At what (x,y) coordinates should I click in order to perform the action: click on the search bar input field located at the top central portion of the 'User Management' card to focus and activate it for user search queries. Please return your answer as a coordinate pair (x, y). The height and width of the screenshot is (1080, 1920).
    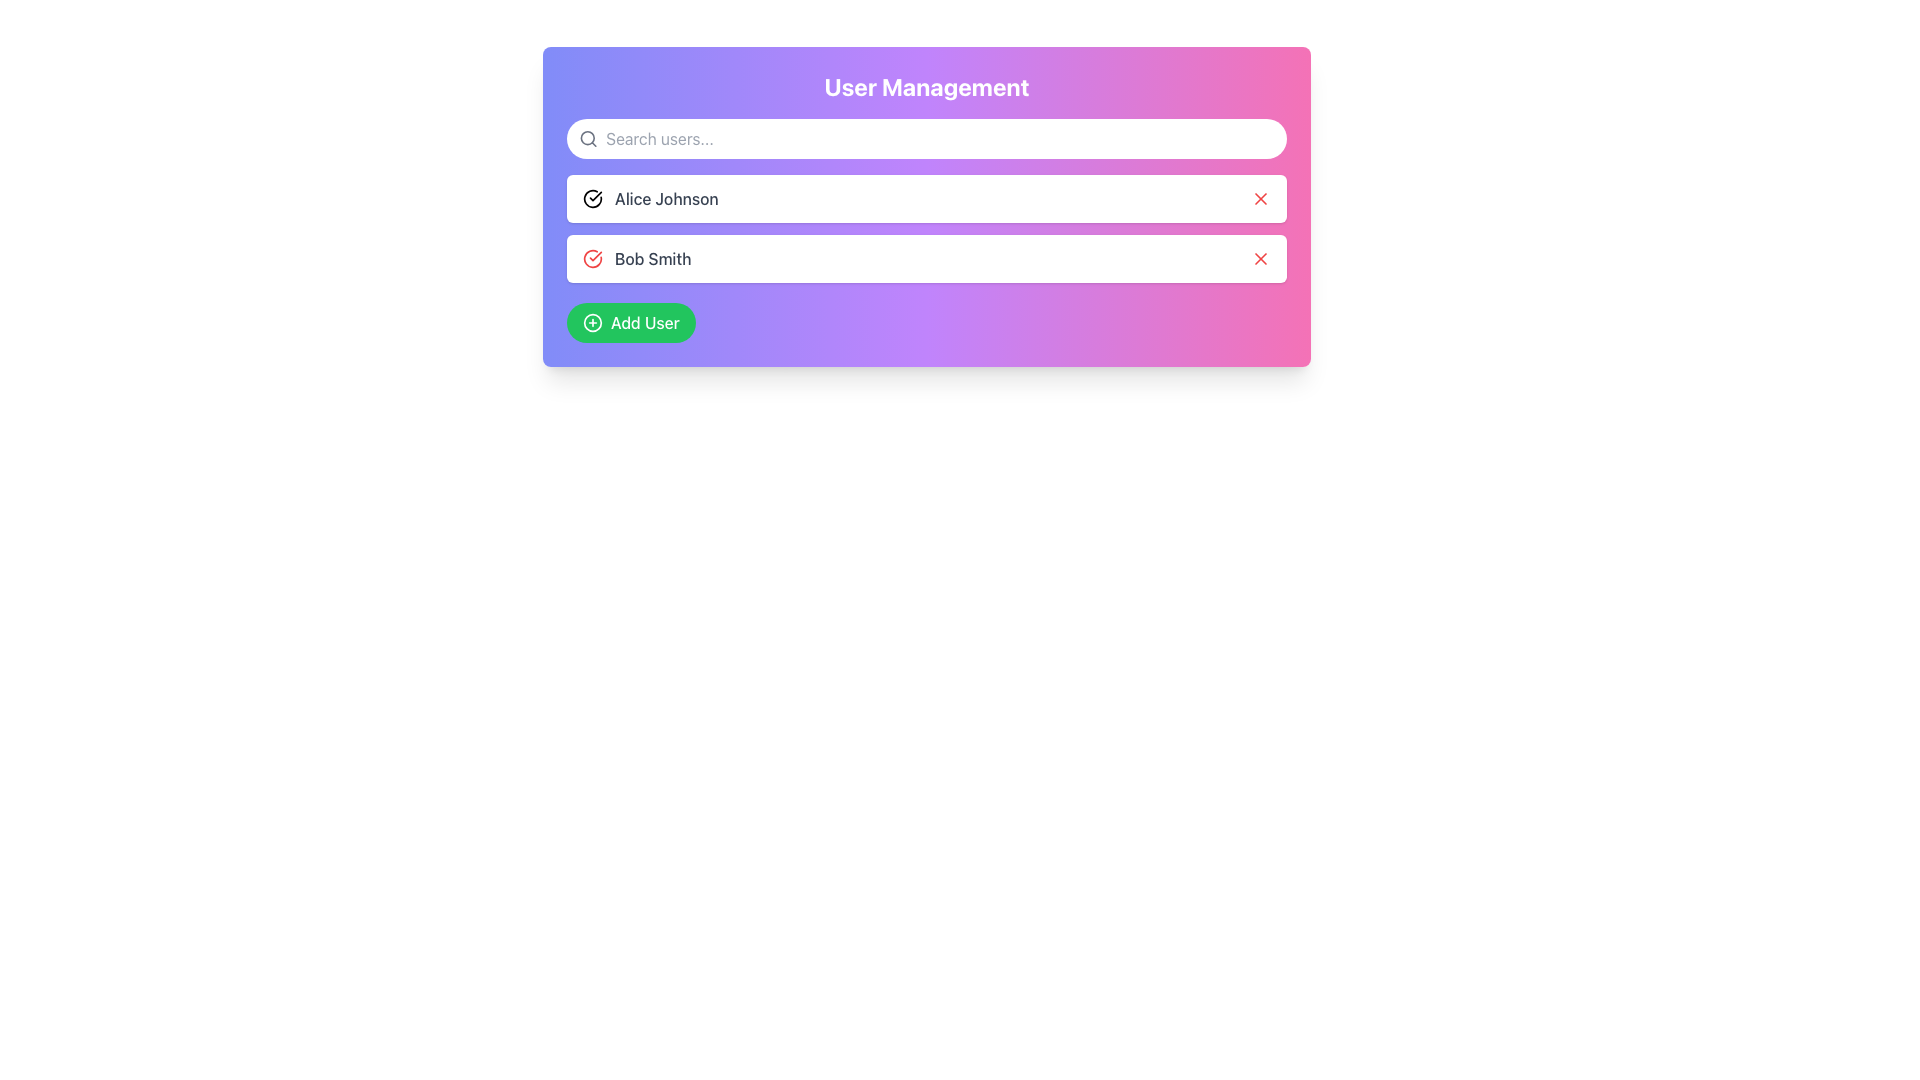
    Looking at the image, I should click on (925, 137).